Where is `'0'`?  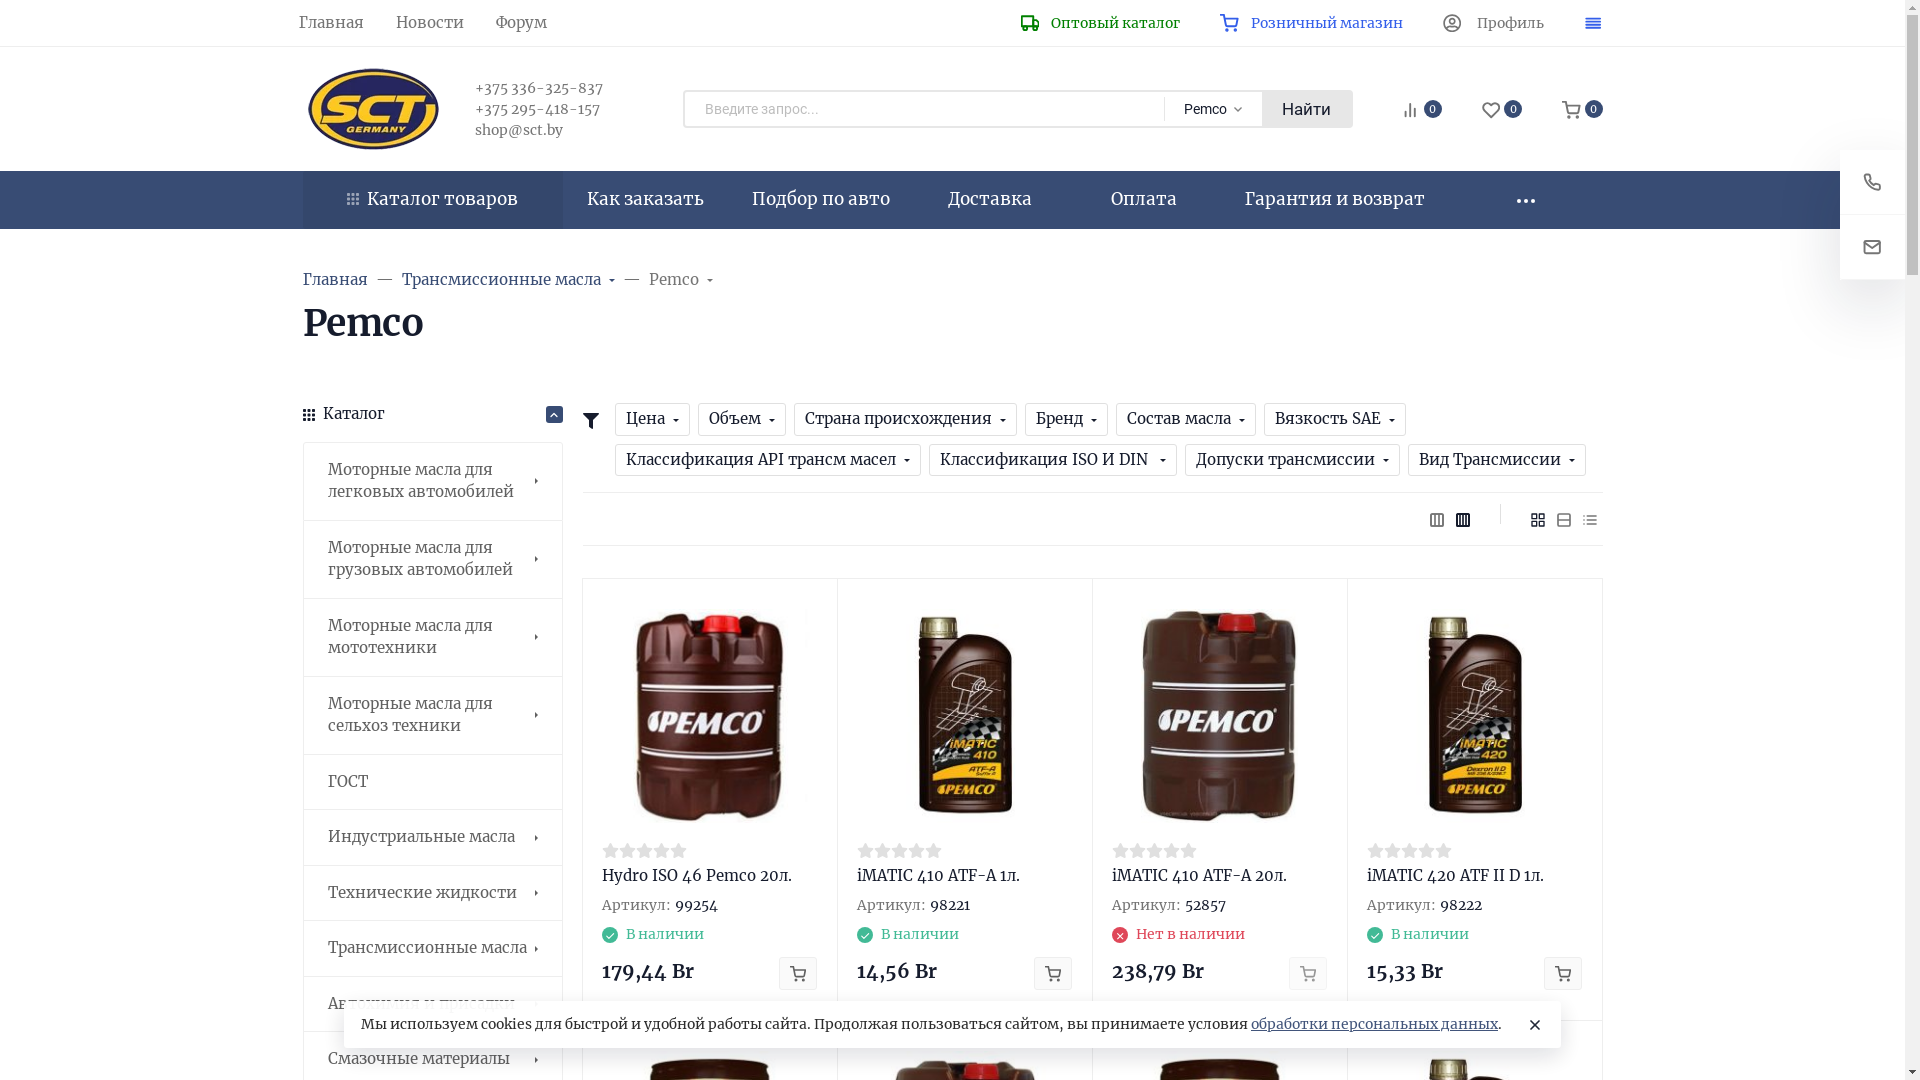 '0' is located at coordinates (1581, 110).